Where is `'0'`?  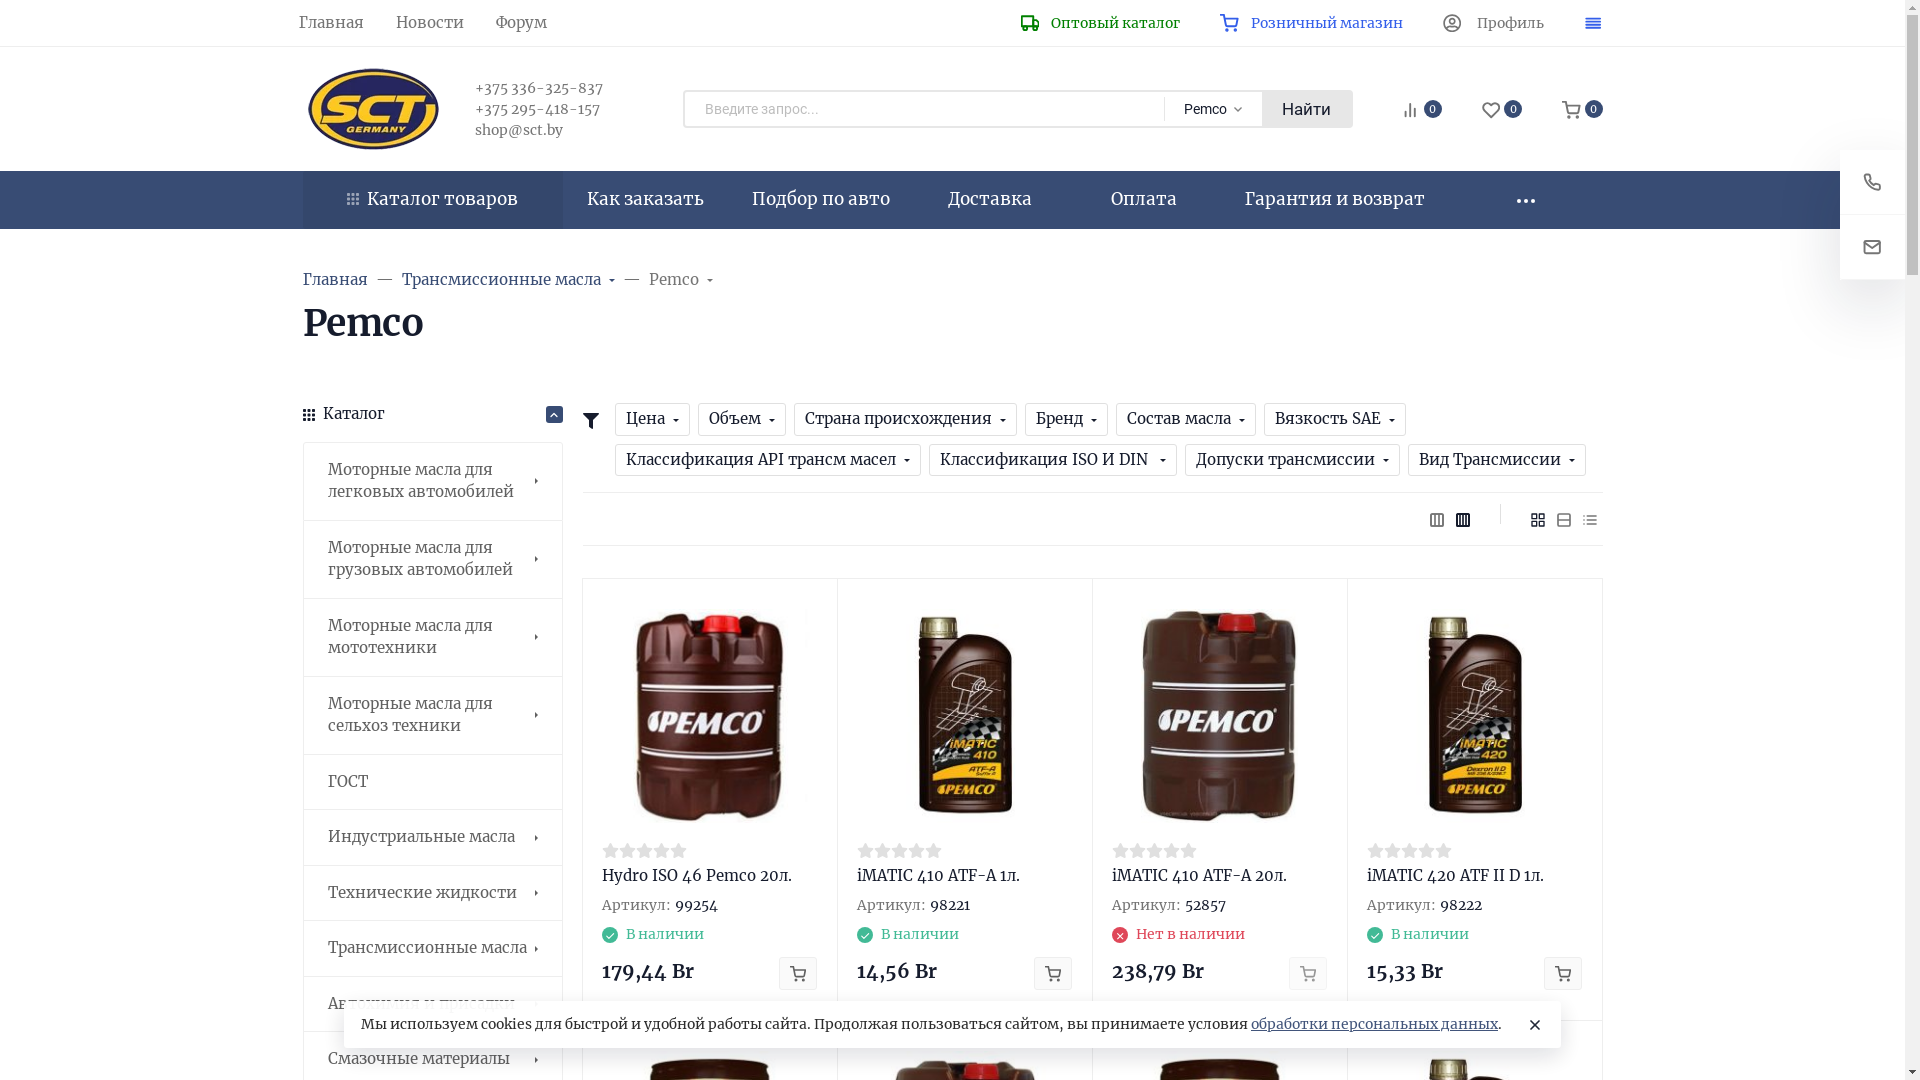 '0' is located at coordinates (1581, 110).